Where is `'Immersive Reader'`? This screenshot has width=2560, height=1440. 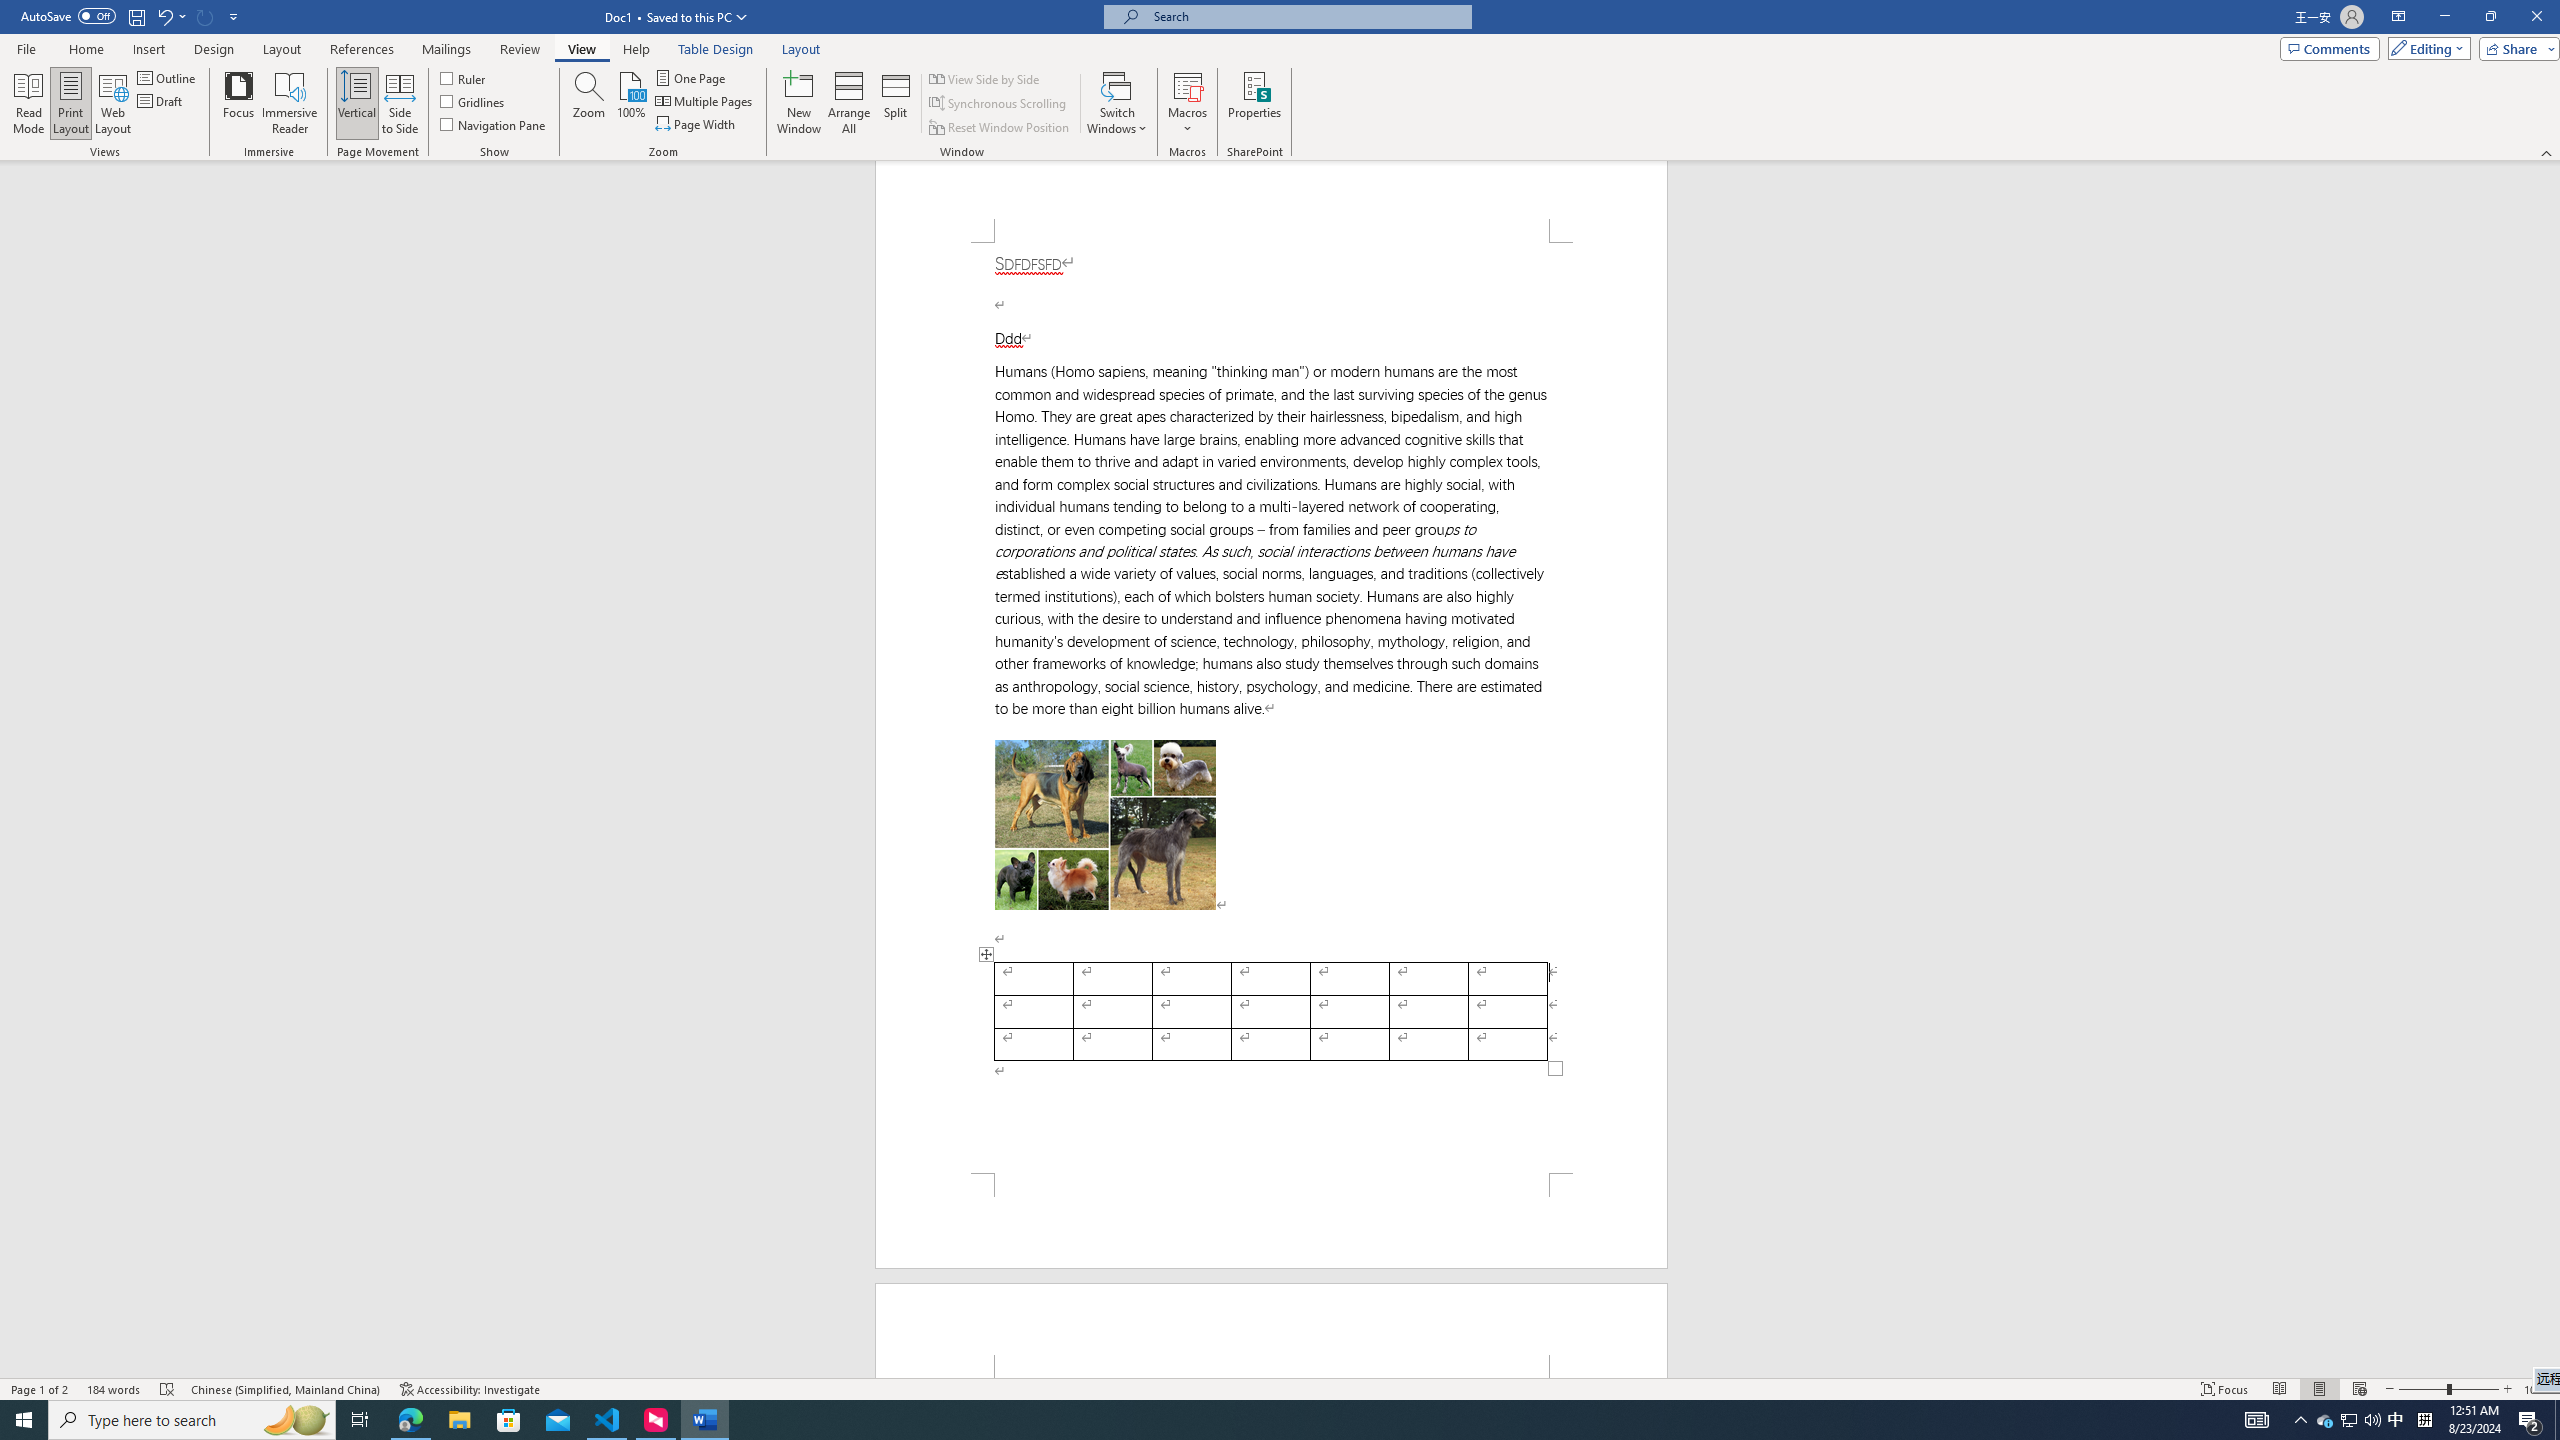 'Immersive Reader' is located at coordinates (289, 103).